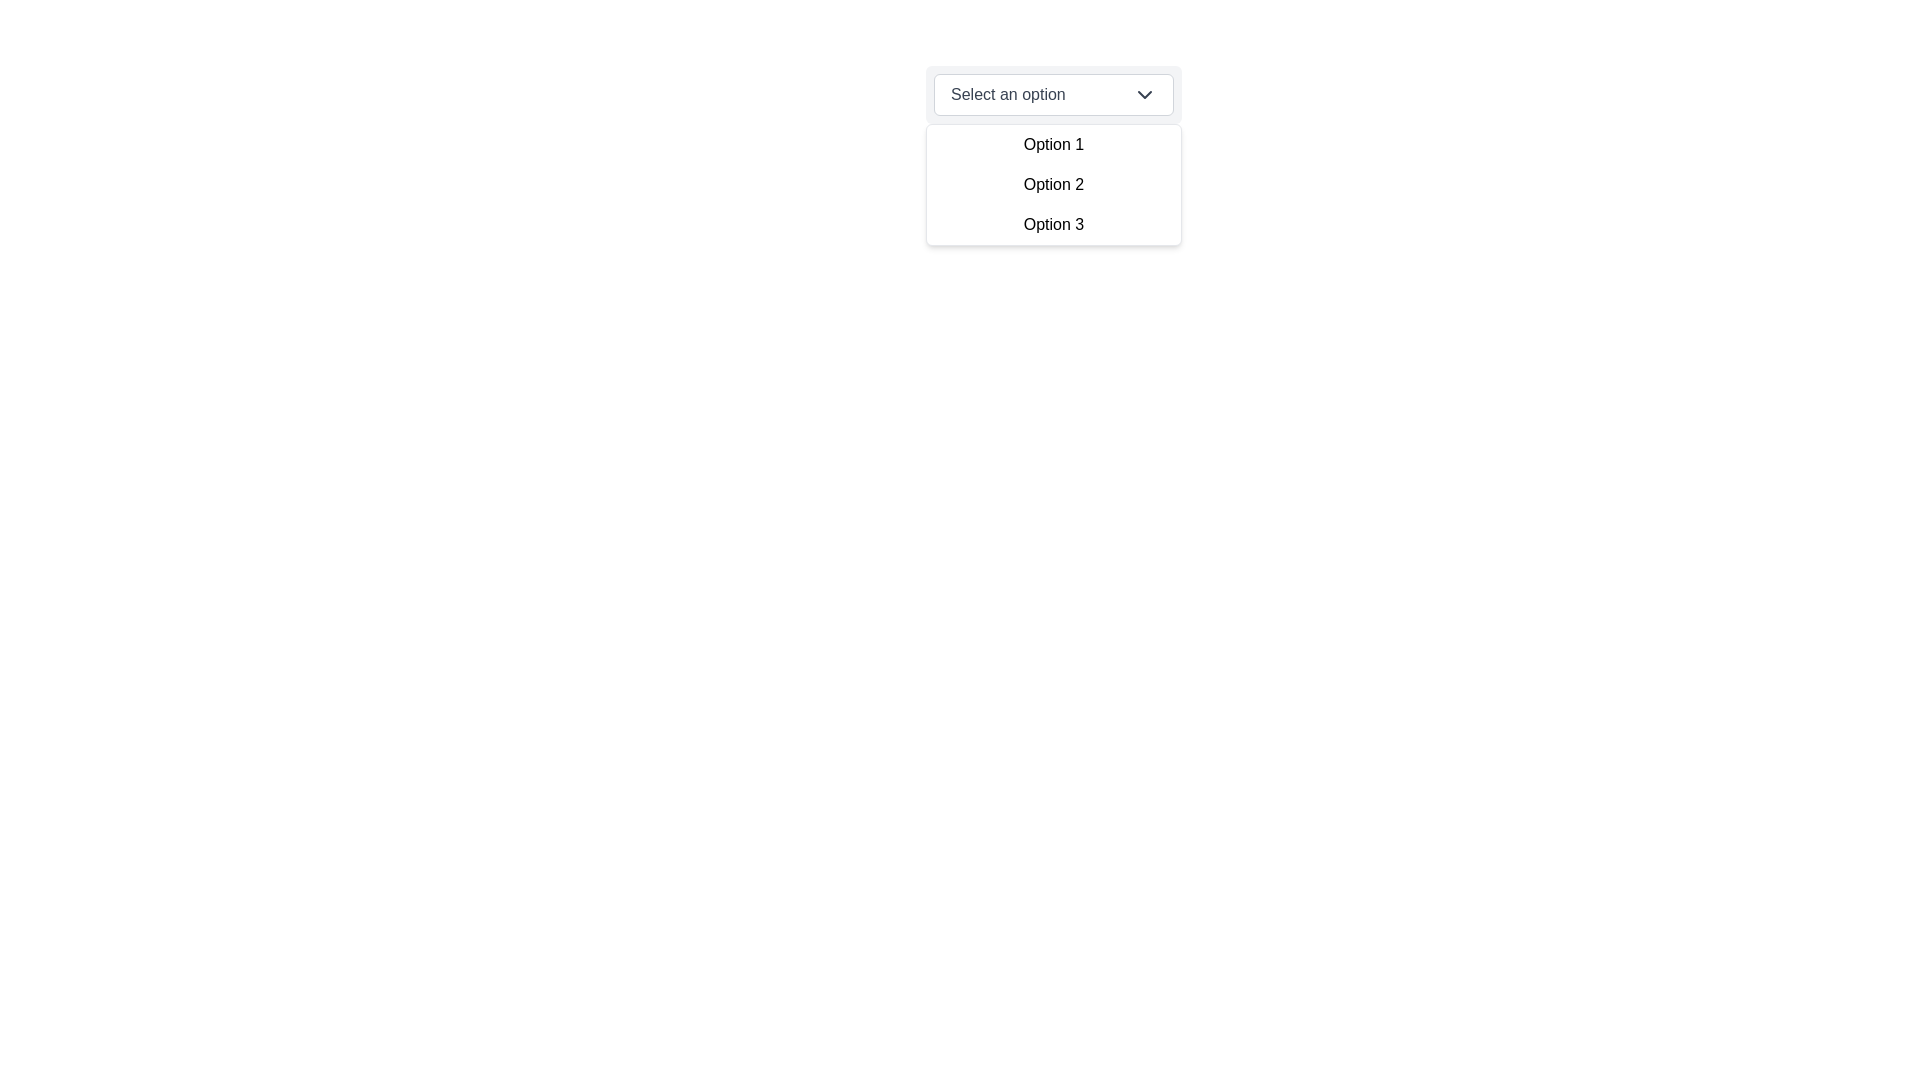 This screenshot has height=1080, width=1920. I want to click on the dropdown menu located below the 'Select an option' button, so click(1053, 185).